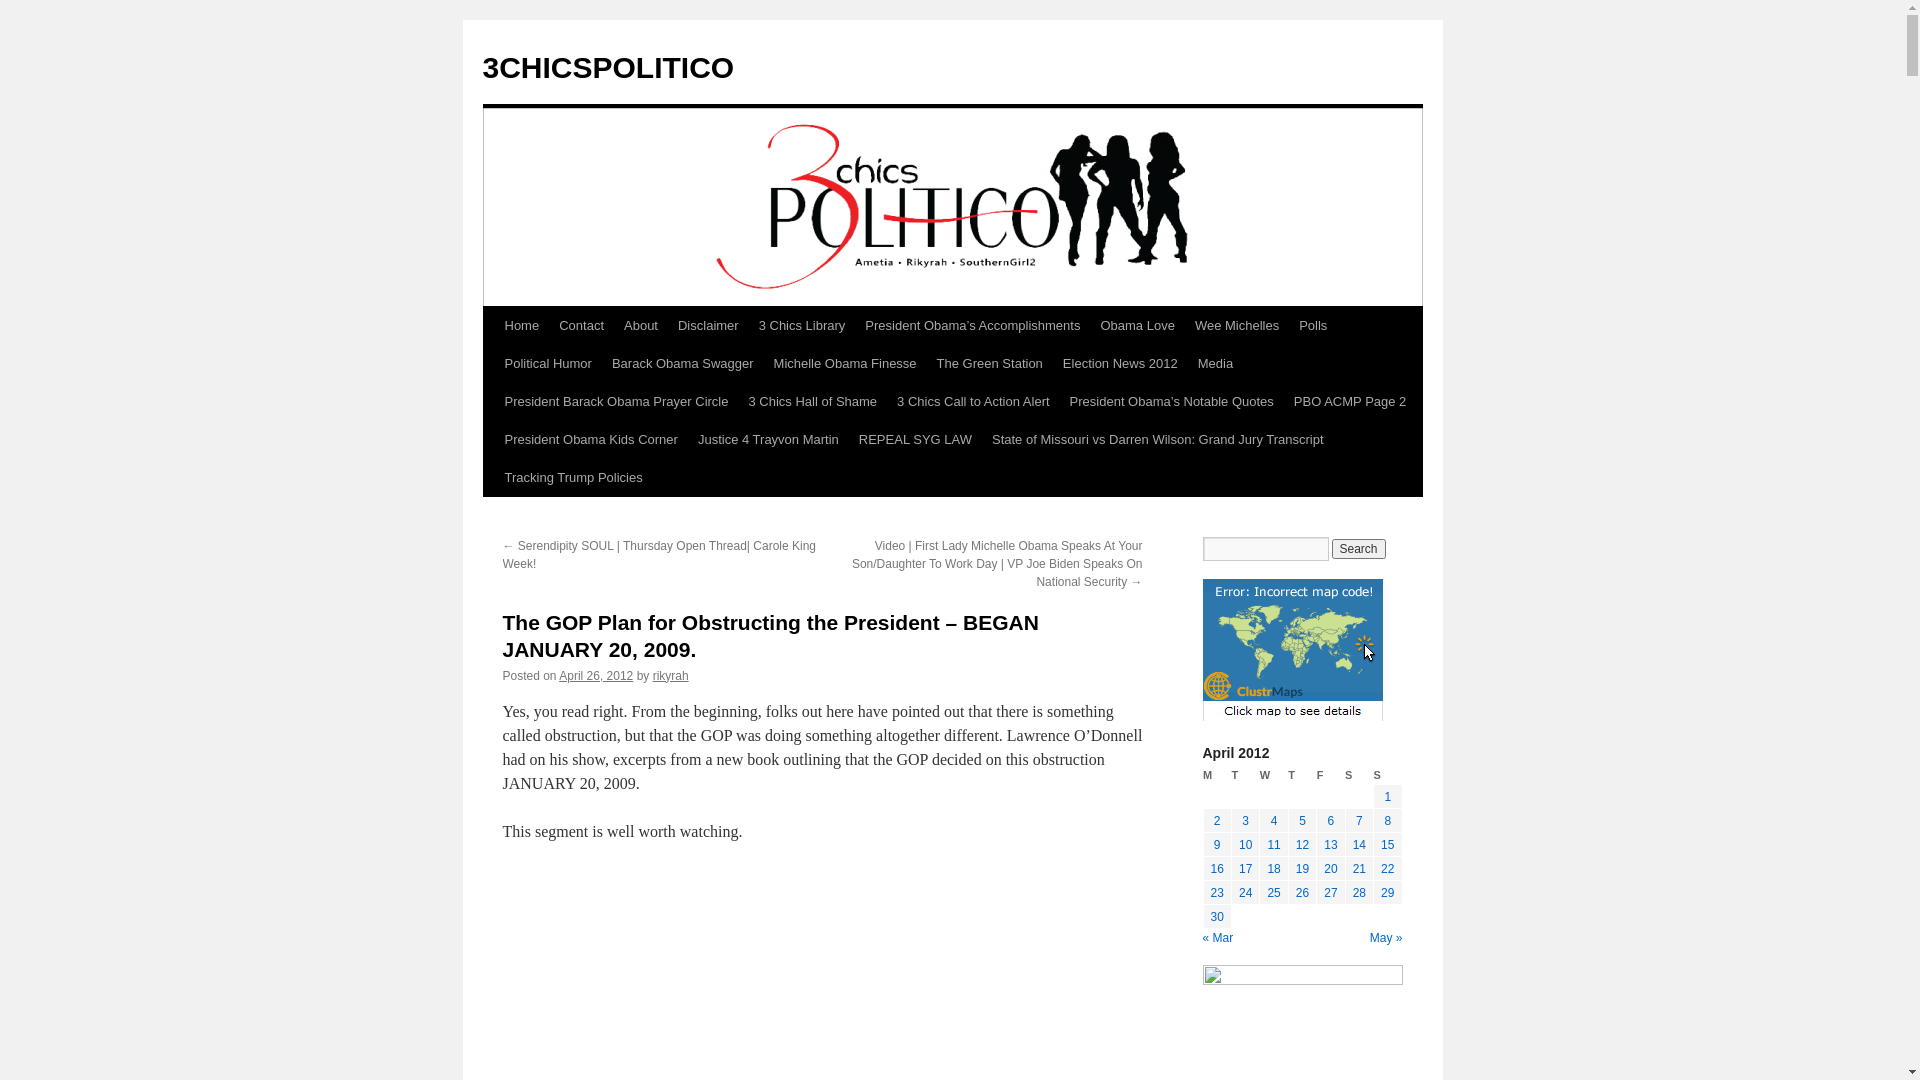 The width and height of the screenshot is (1920, 1080). What do you see at coordinates (1359, 821) in the screenshot?
I see `'7'` at bounding box center [1359, 821].